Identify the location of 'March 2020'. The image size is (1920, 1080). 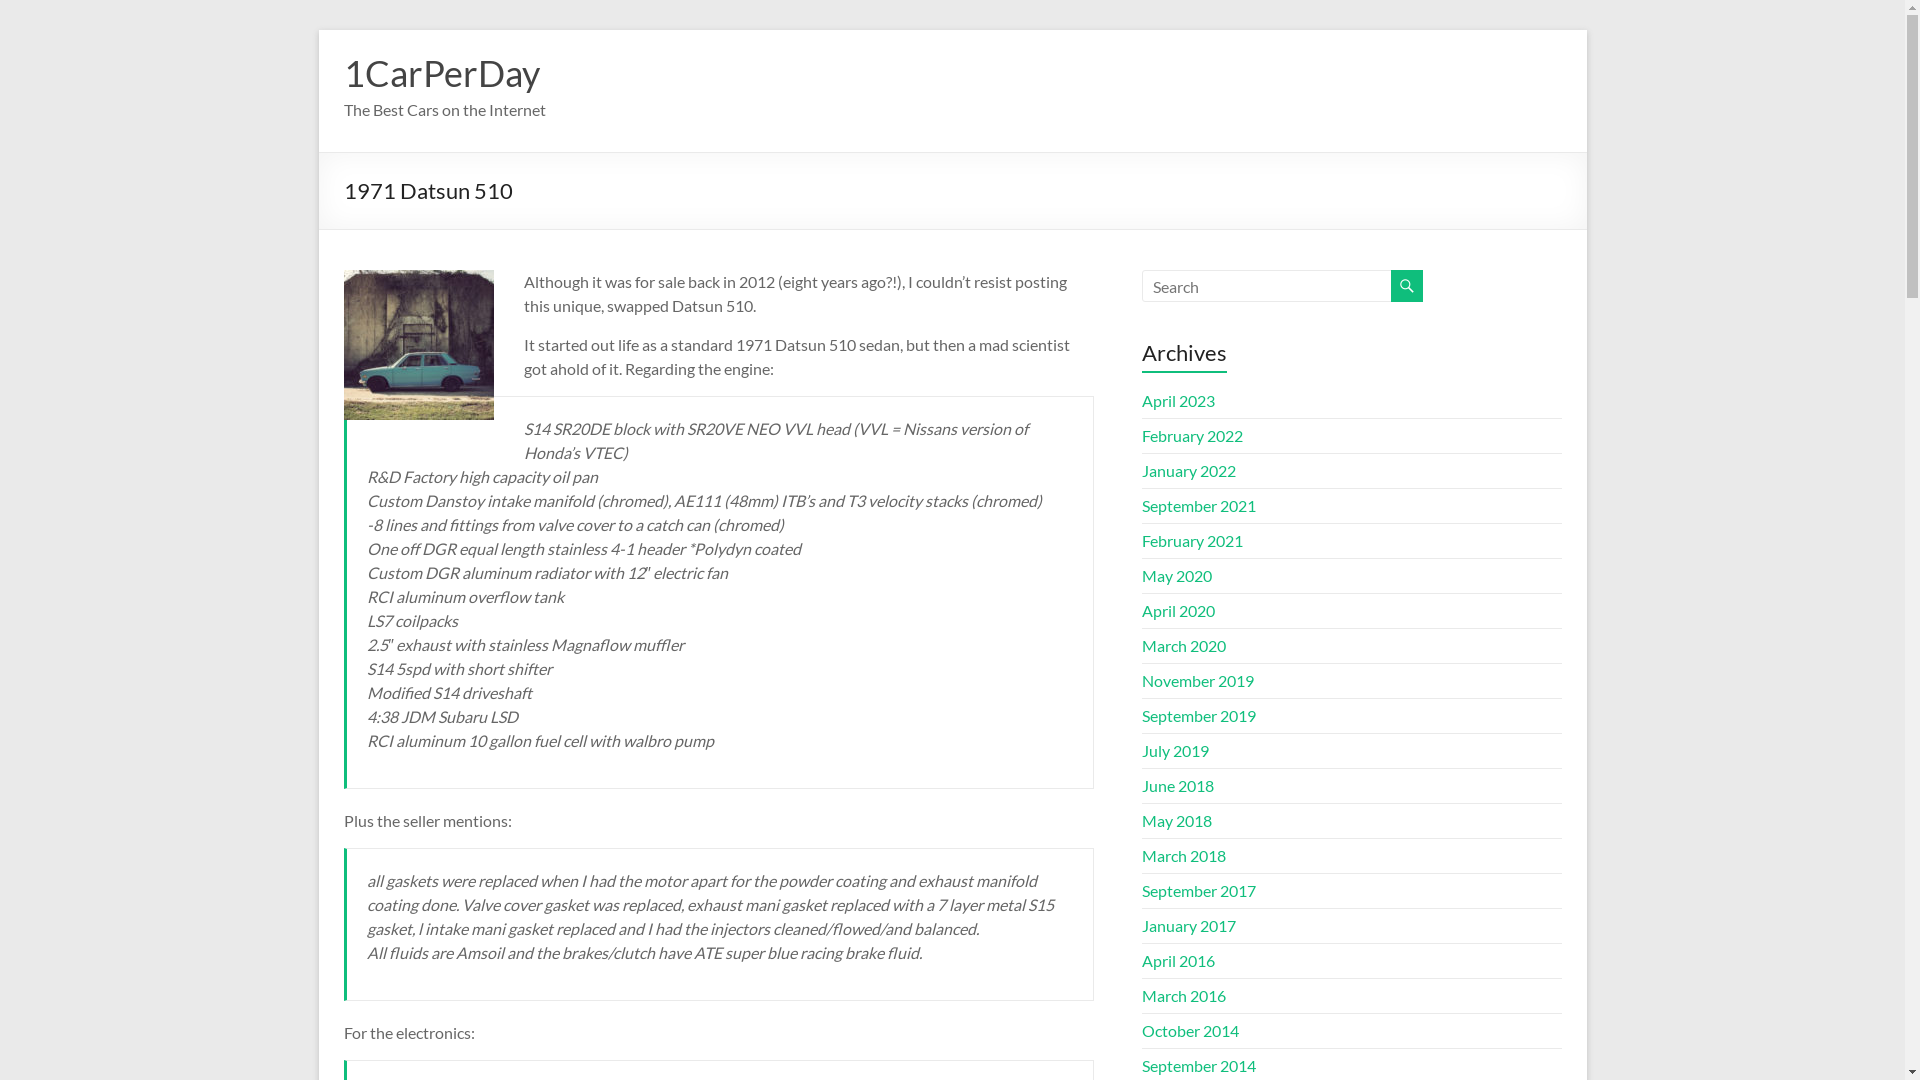
(1142, 645).